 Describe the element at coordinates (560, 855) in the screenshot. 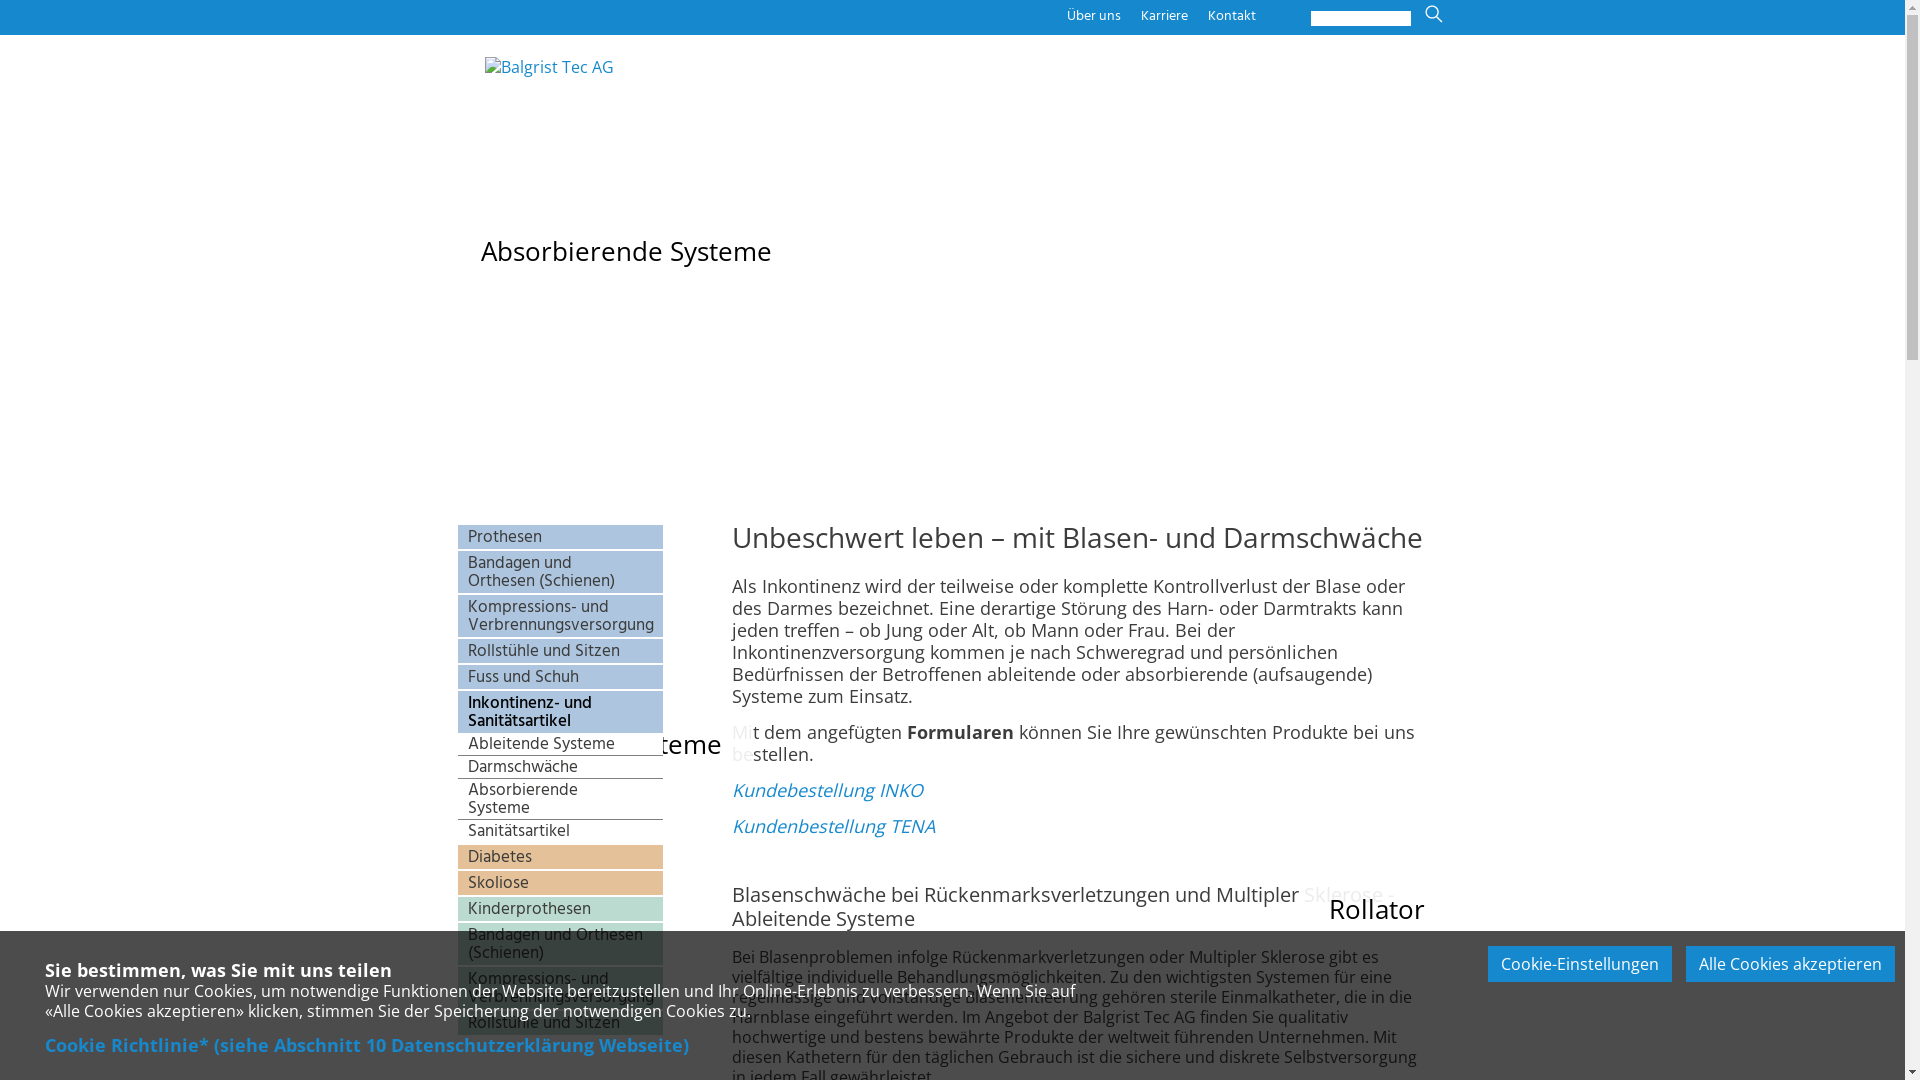

I see `'Diabetes'` at that location.